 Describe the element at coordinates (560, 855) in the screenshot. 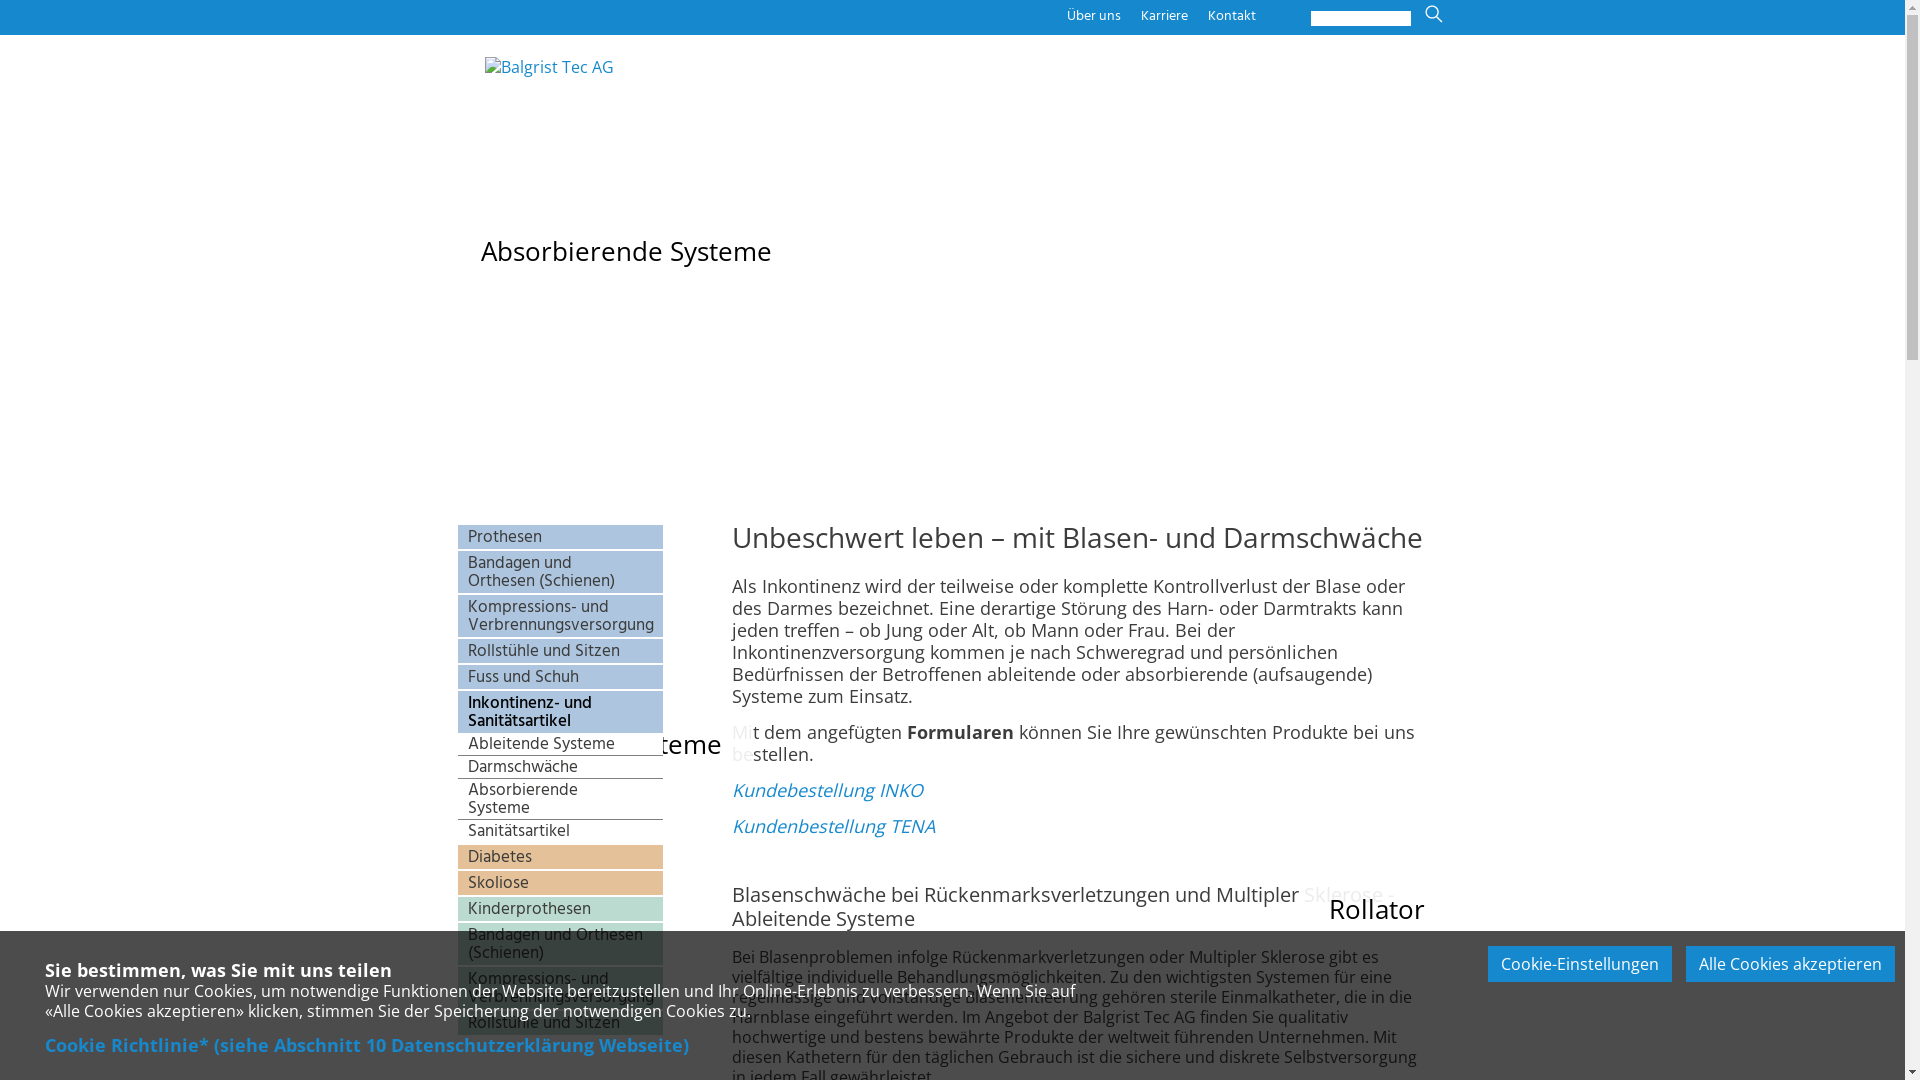

I see `'Diabetes'` at that location.